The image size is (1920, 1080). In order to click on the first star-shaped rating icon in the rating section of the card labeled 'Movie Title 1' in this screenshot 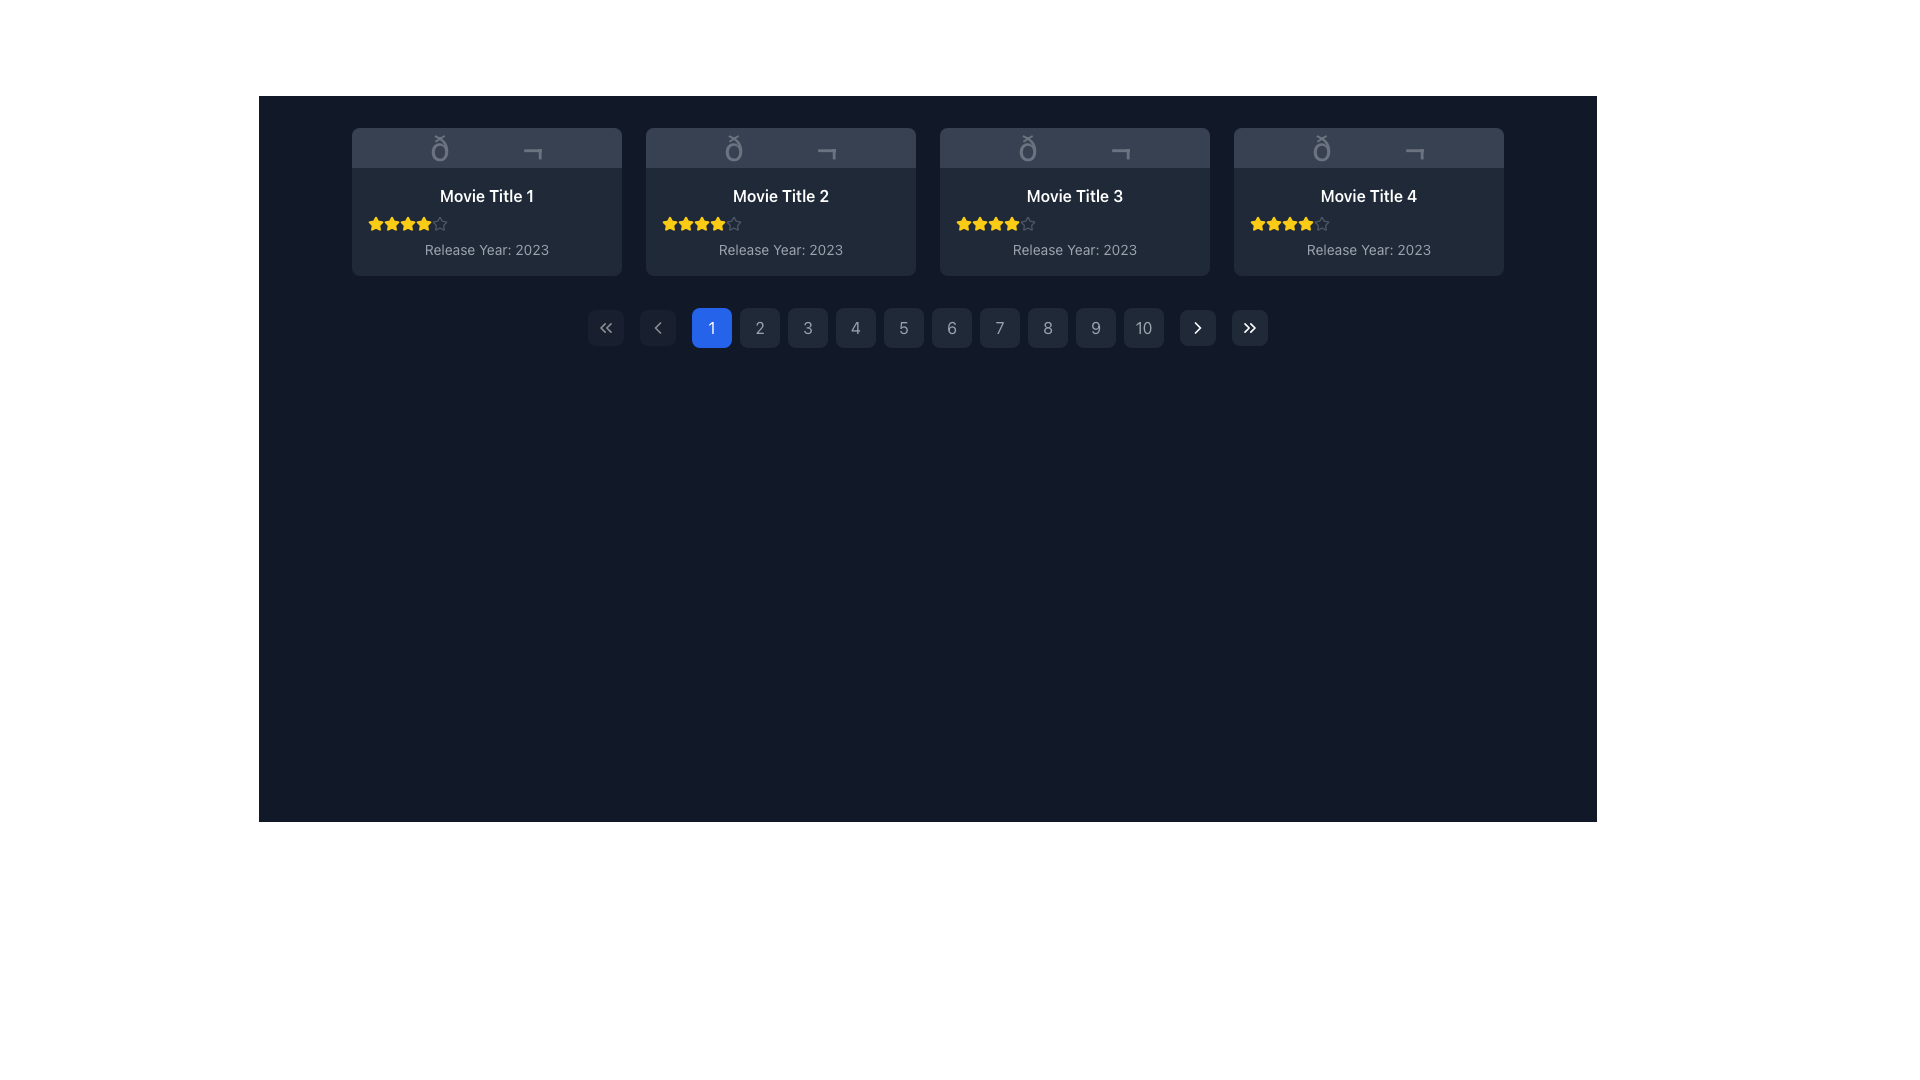, I will do `click(375, 223)`.